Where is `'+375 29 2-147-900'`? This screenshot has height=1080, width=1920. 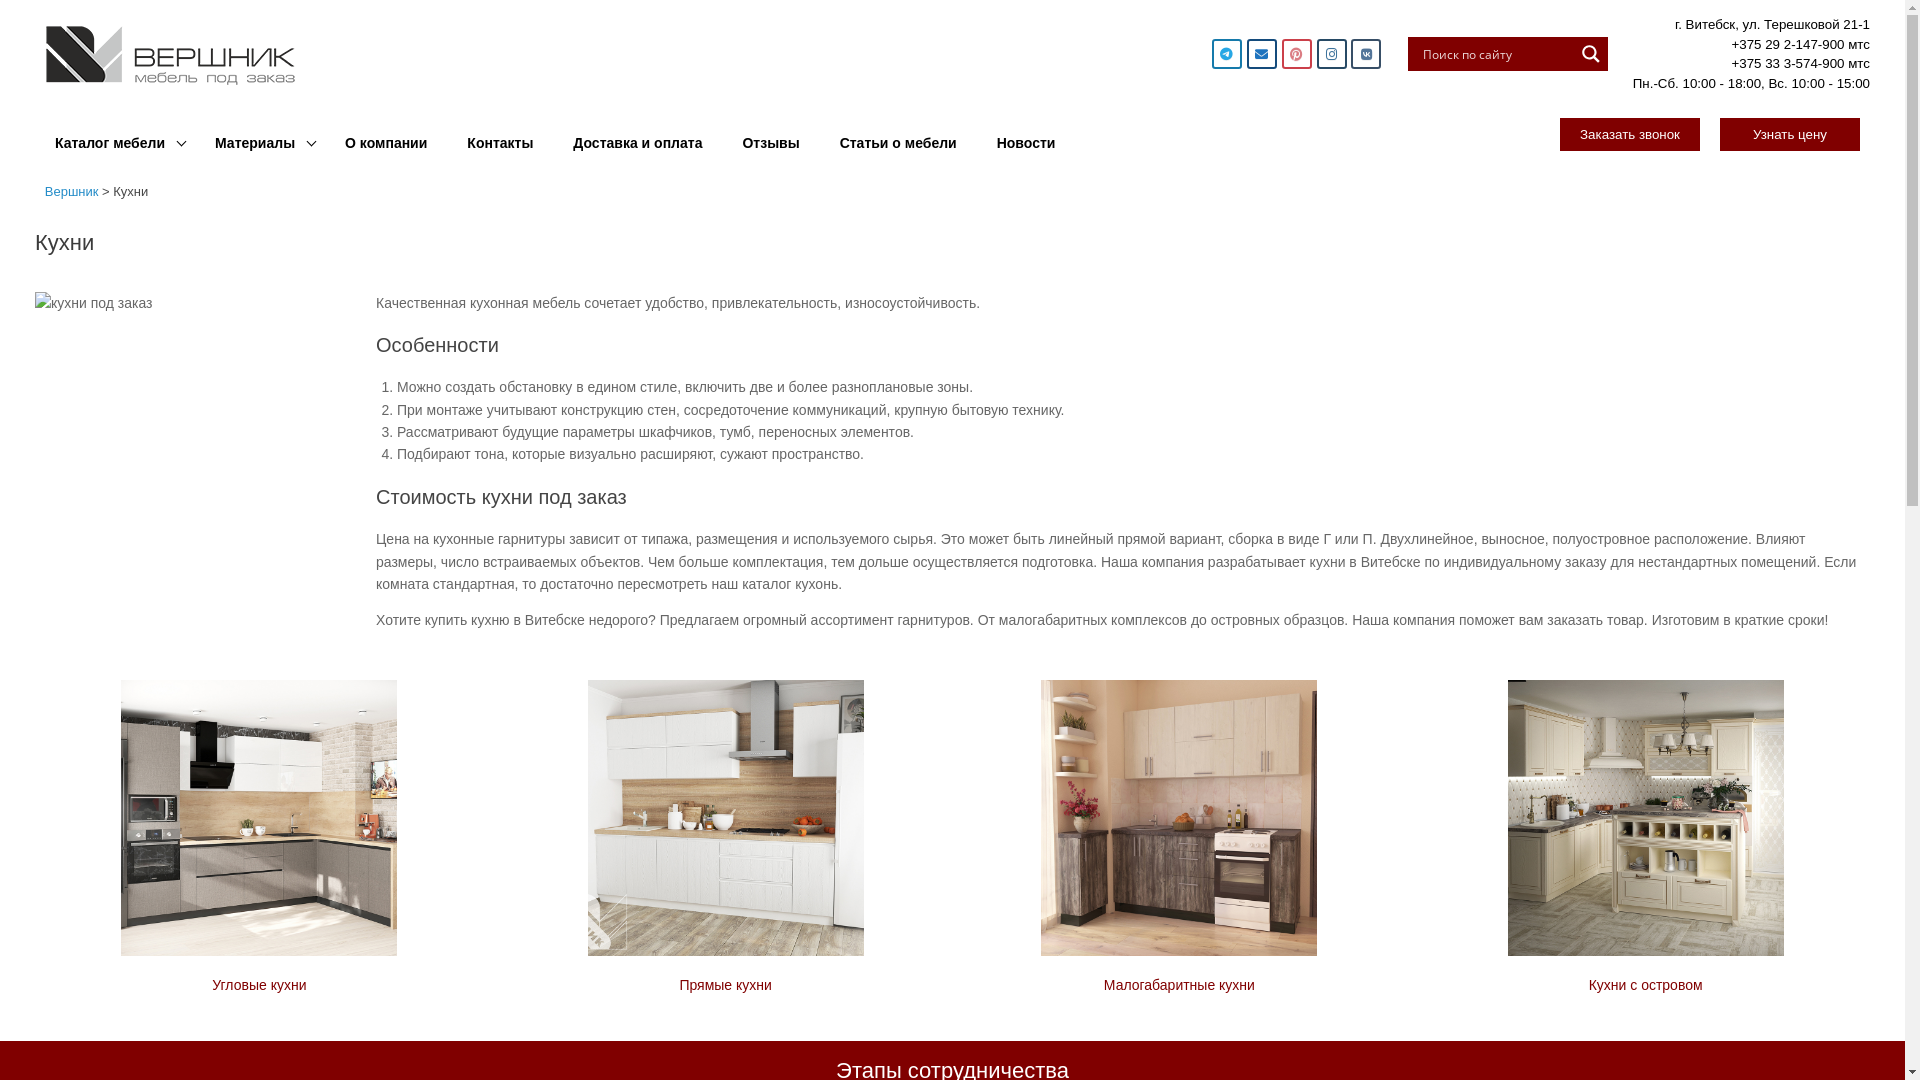 '+375 29 2-147-900' is located at coordinates (1787, 43).